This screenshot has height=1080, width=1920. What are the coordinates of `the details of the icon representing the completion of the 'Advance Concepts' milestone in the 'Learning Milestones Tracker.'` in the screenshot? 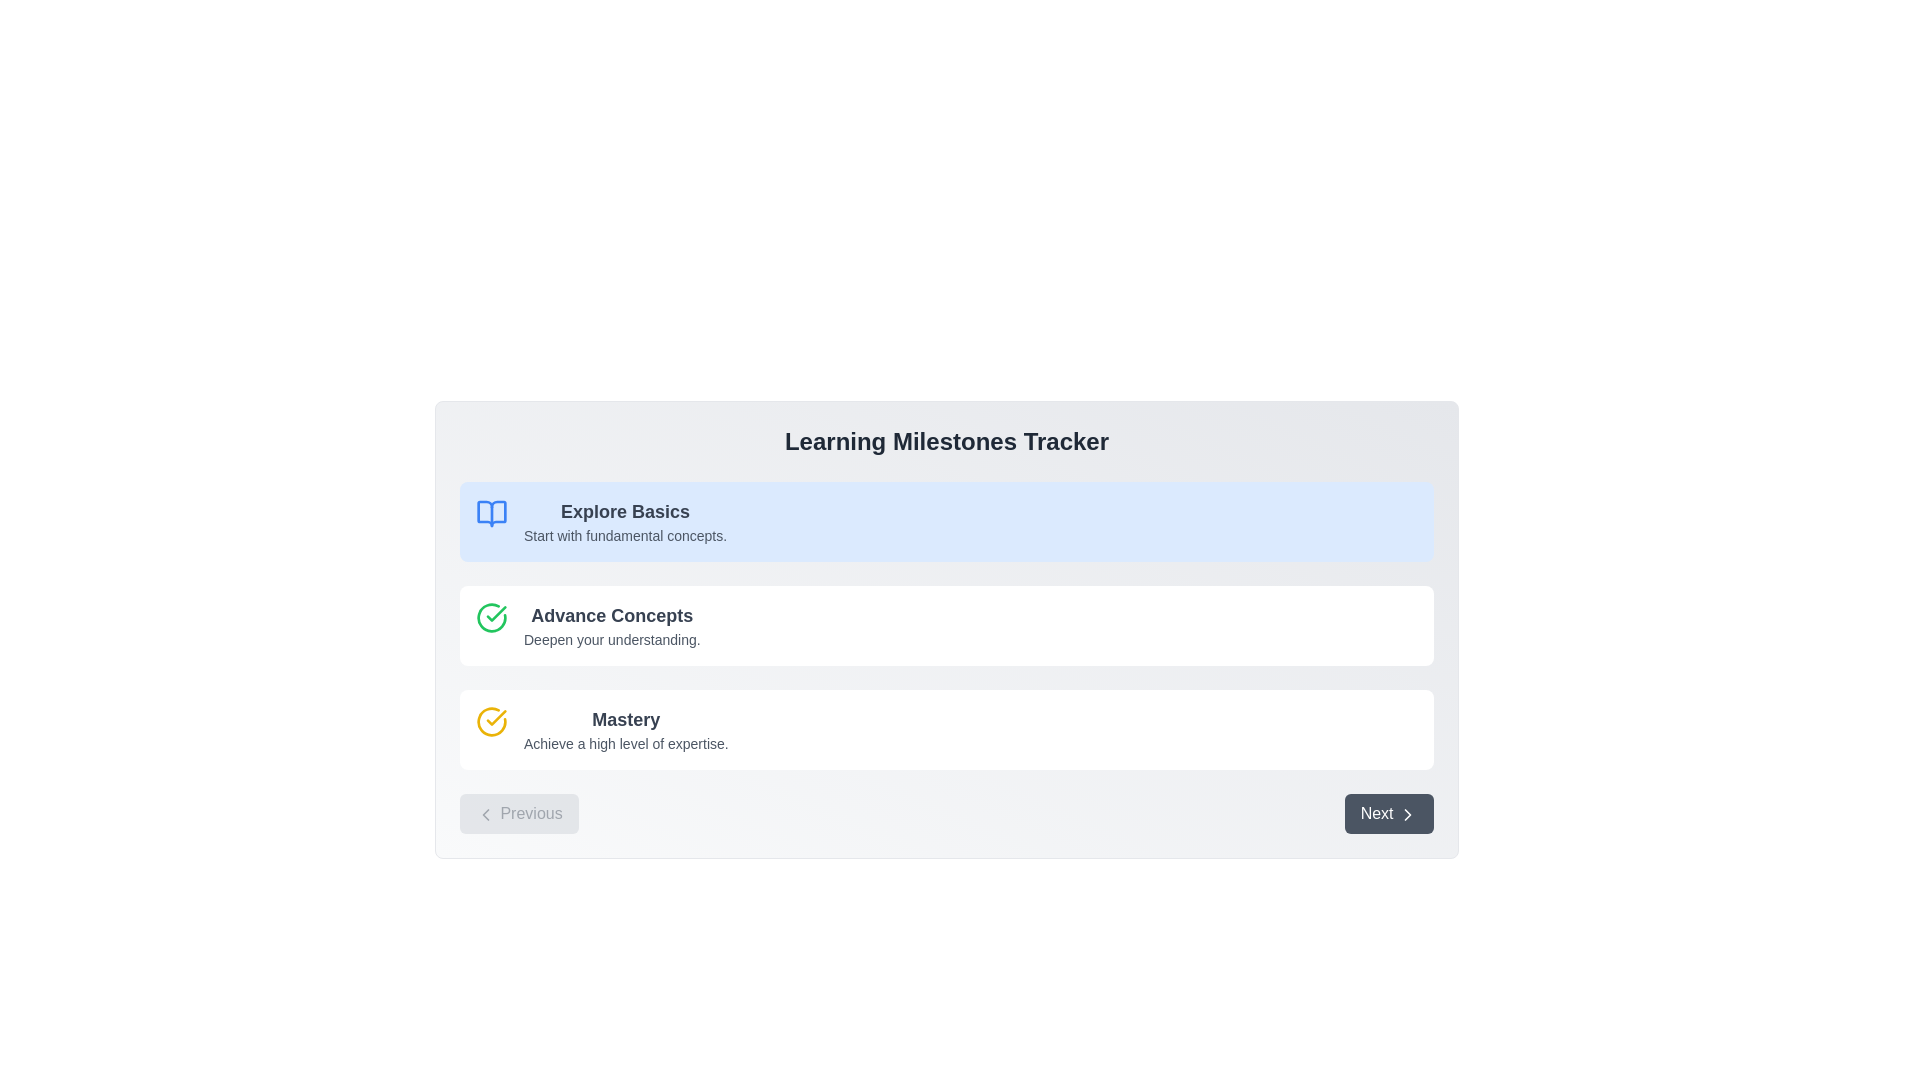 It's located at (491, 616).